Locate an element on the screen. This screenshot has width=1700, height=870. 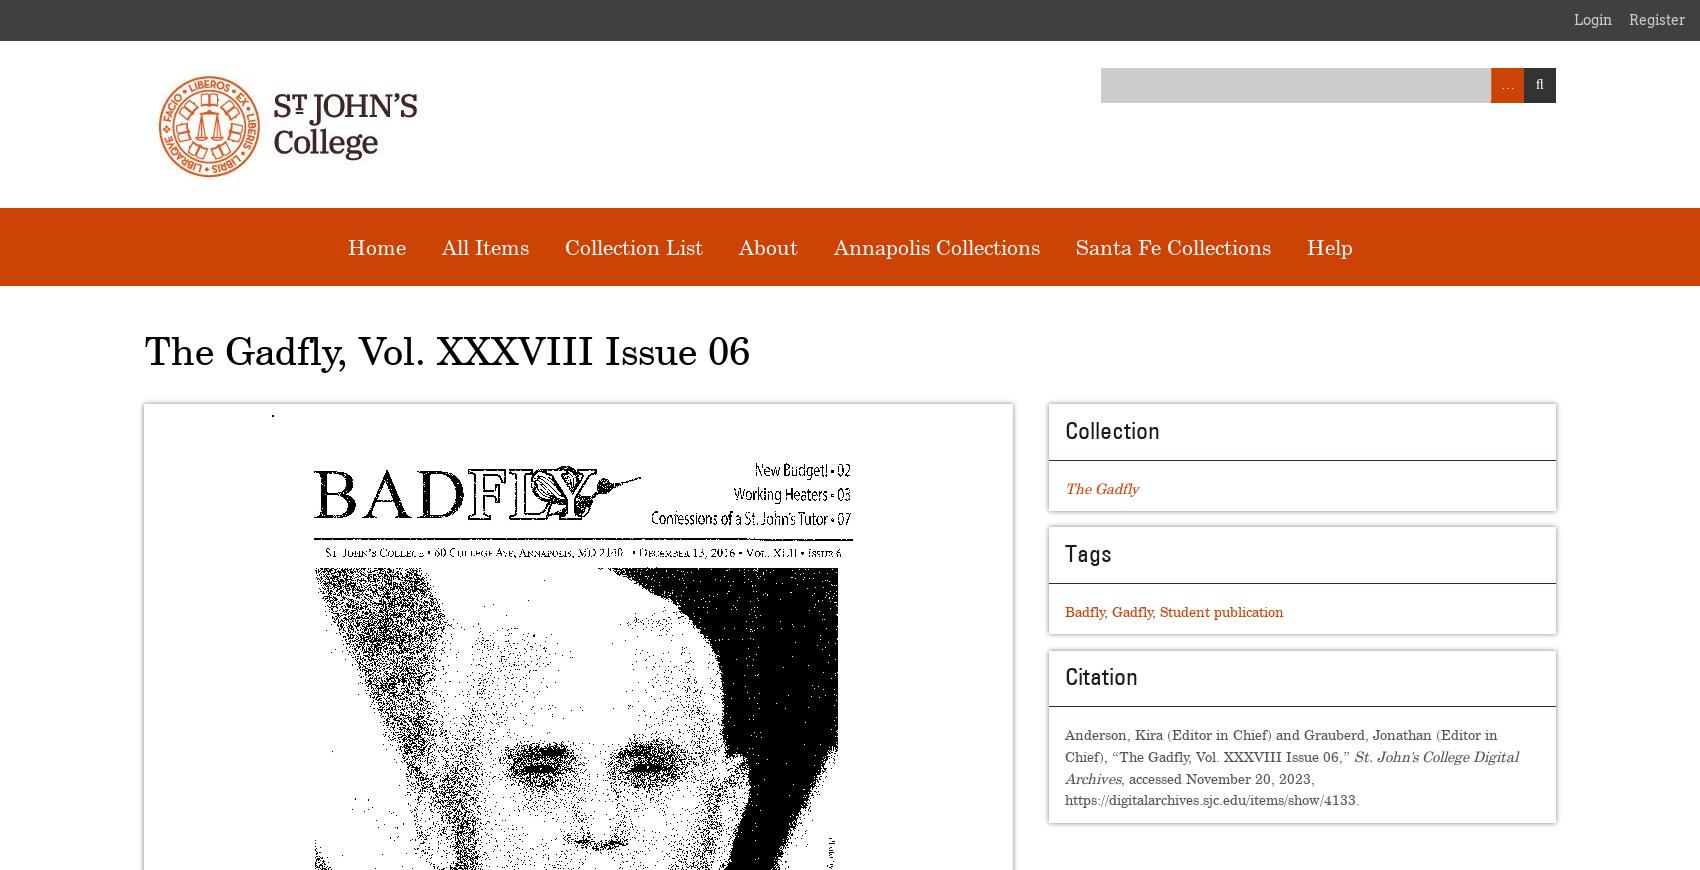
'Santa Fe Collections' is located at coordinates (1171, 246).